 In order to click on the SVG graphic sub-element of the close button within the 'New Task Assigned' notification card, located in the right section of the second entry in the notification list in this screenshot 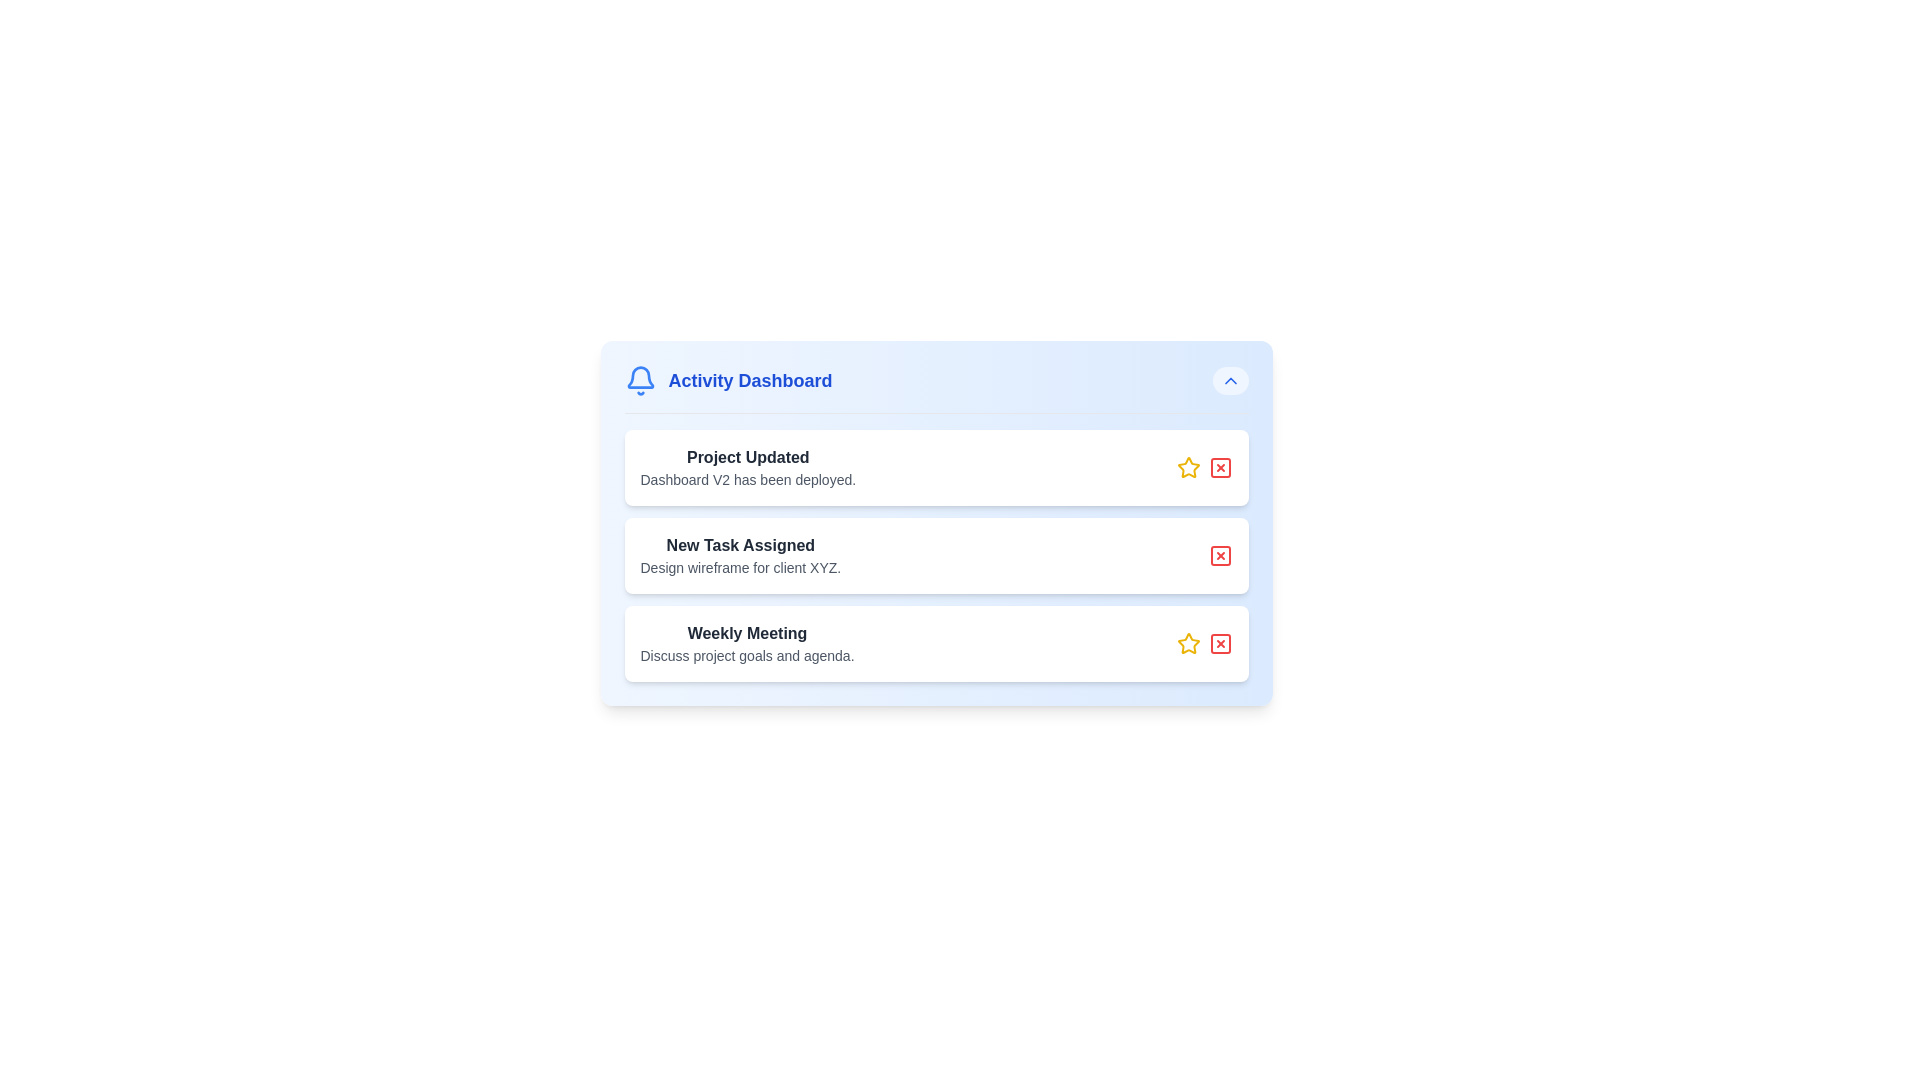, I will do `click(1219, 555)`.